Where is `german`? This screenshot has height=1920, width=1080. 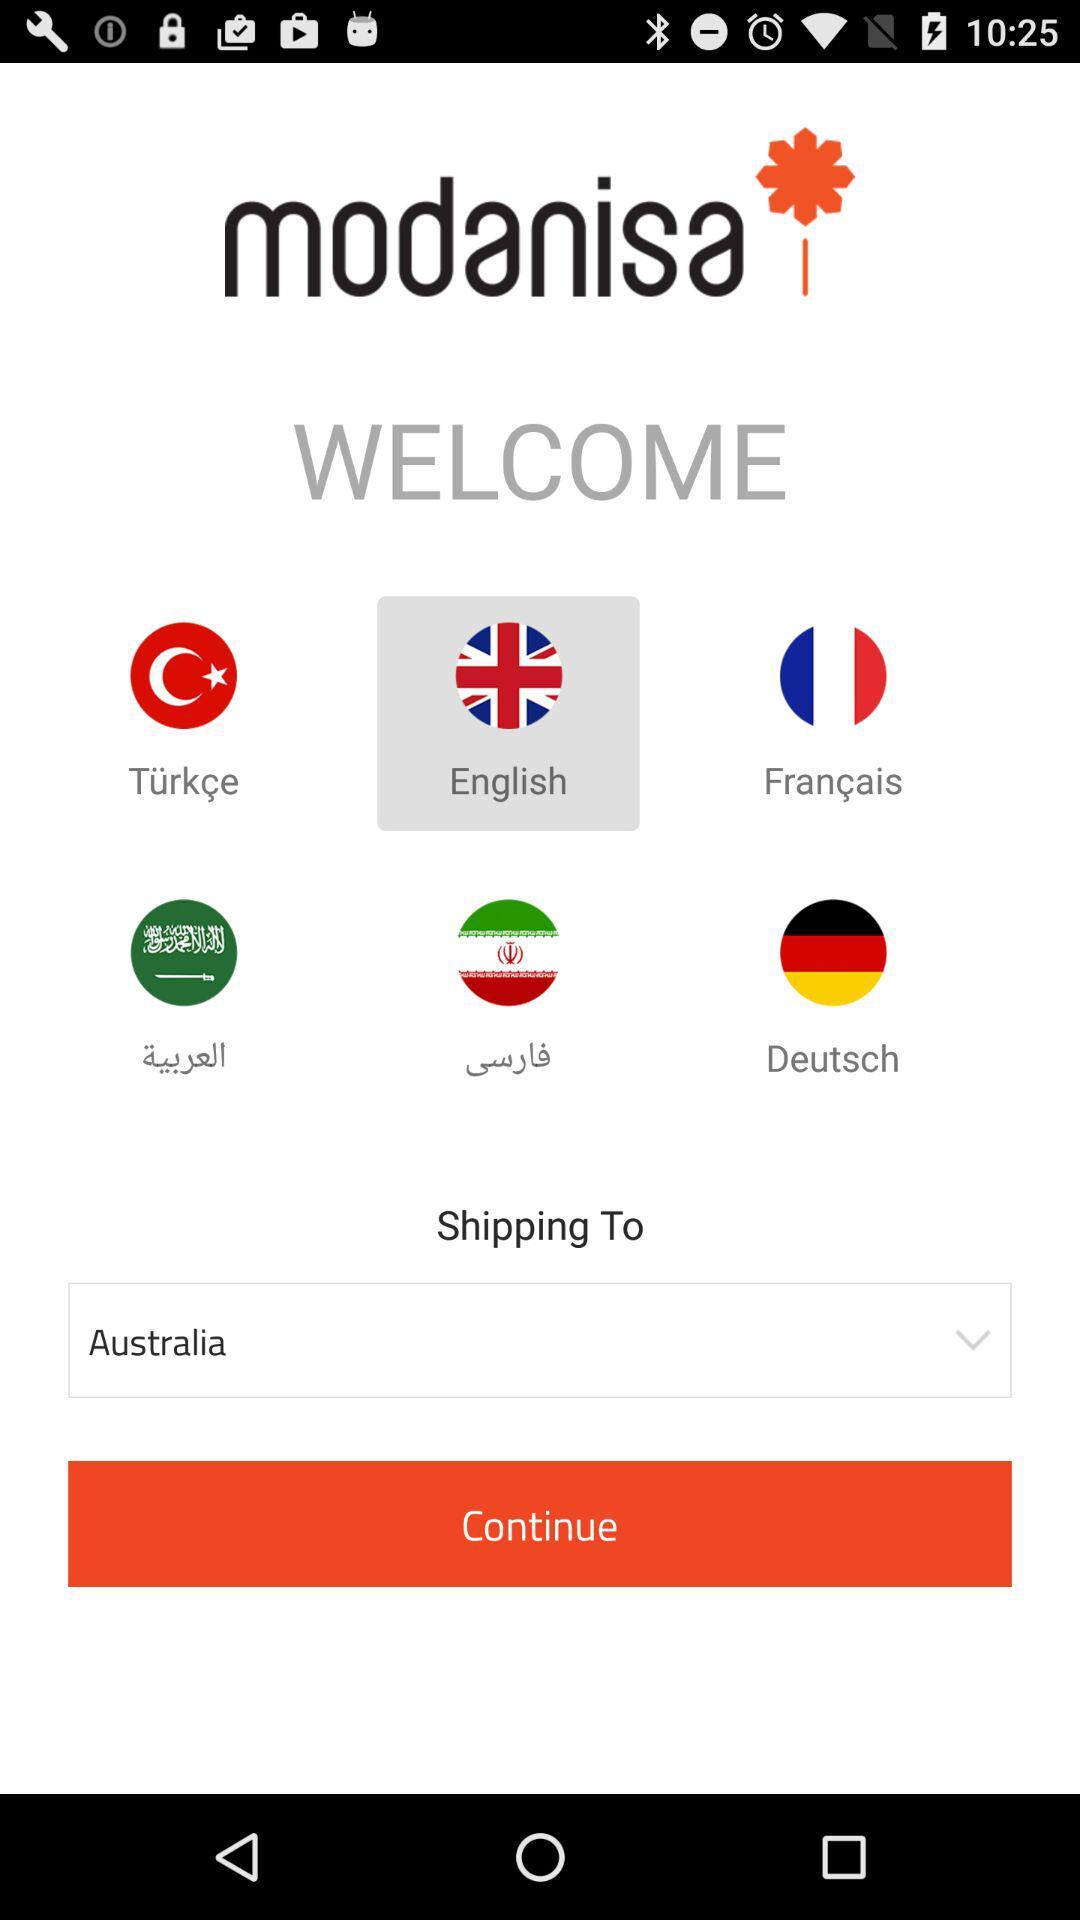
german is located at coordinates (833, 951).